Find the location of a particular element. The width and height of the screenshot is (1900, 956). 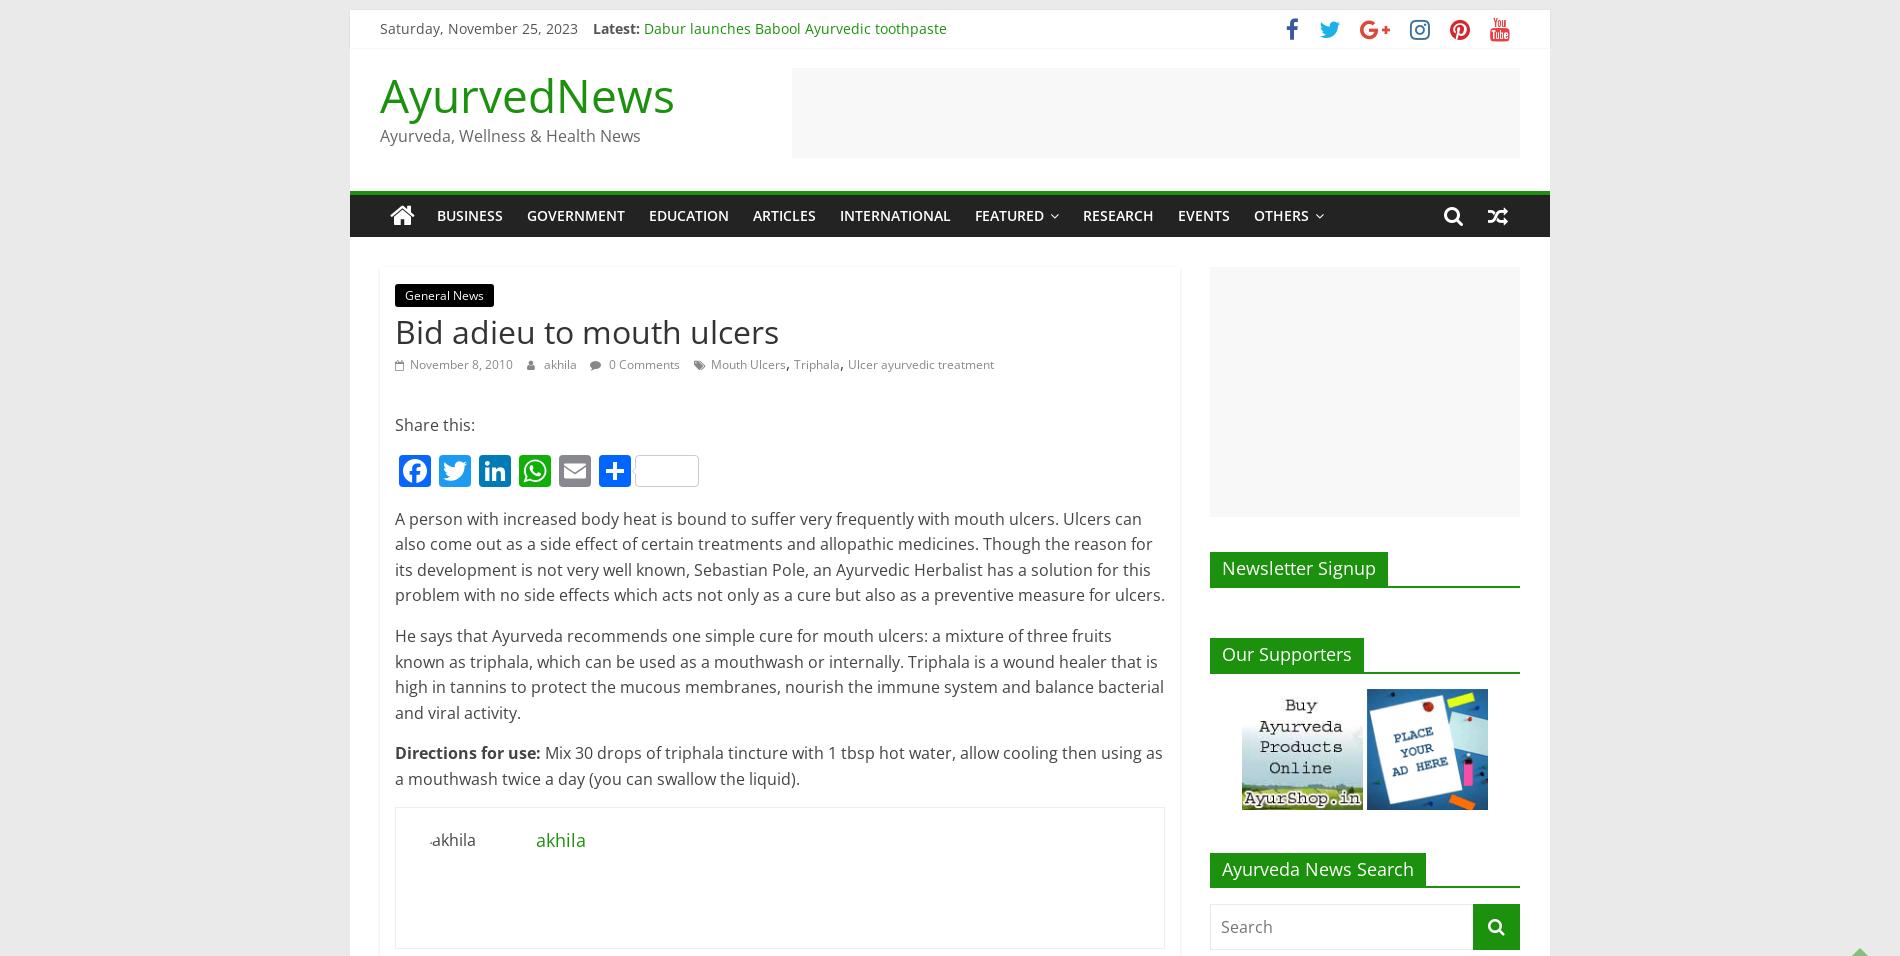

'Dabur Chyawanprash sets Guinness World Record' is located at coordinates (812, 116).